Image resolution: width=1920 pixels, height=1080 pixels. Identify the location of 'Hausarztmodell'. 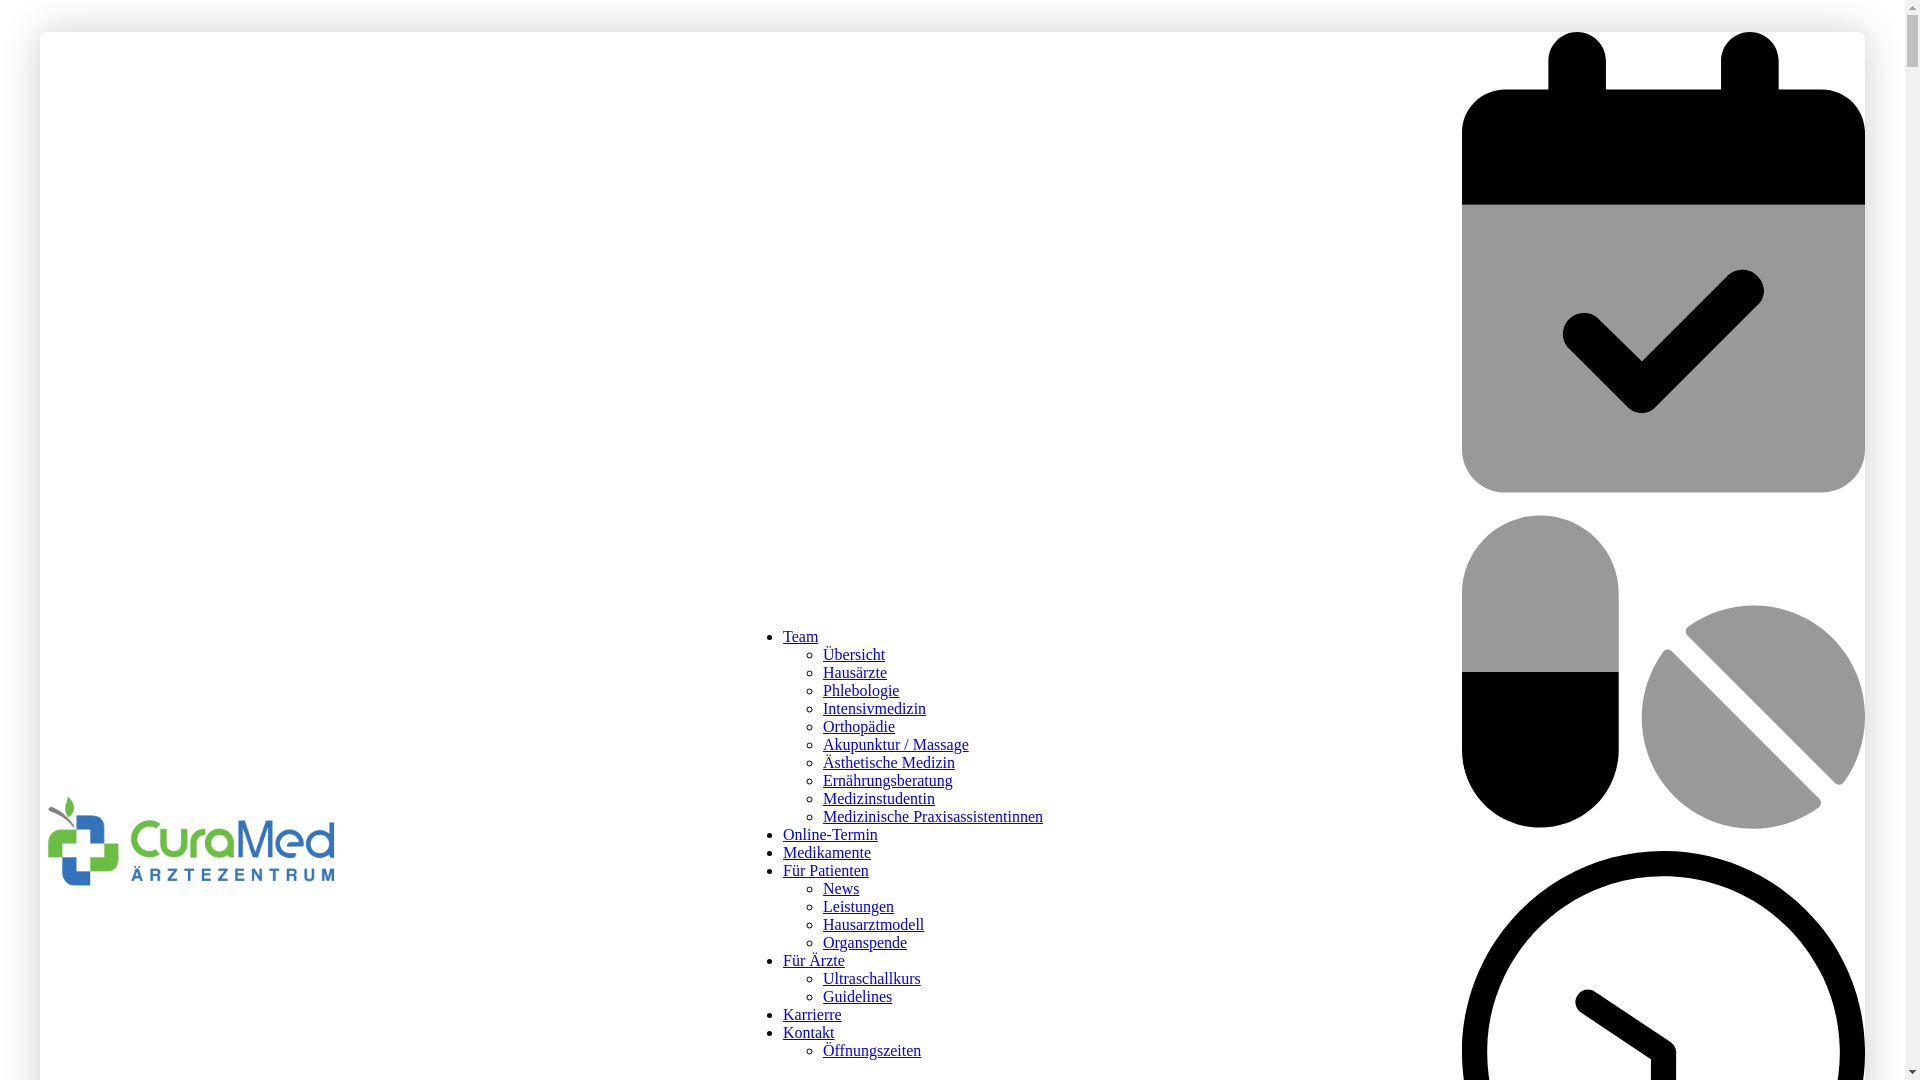
(873, 924).